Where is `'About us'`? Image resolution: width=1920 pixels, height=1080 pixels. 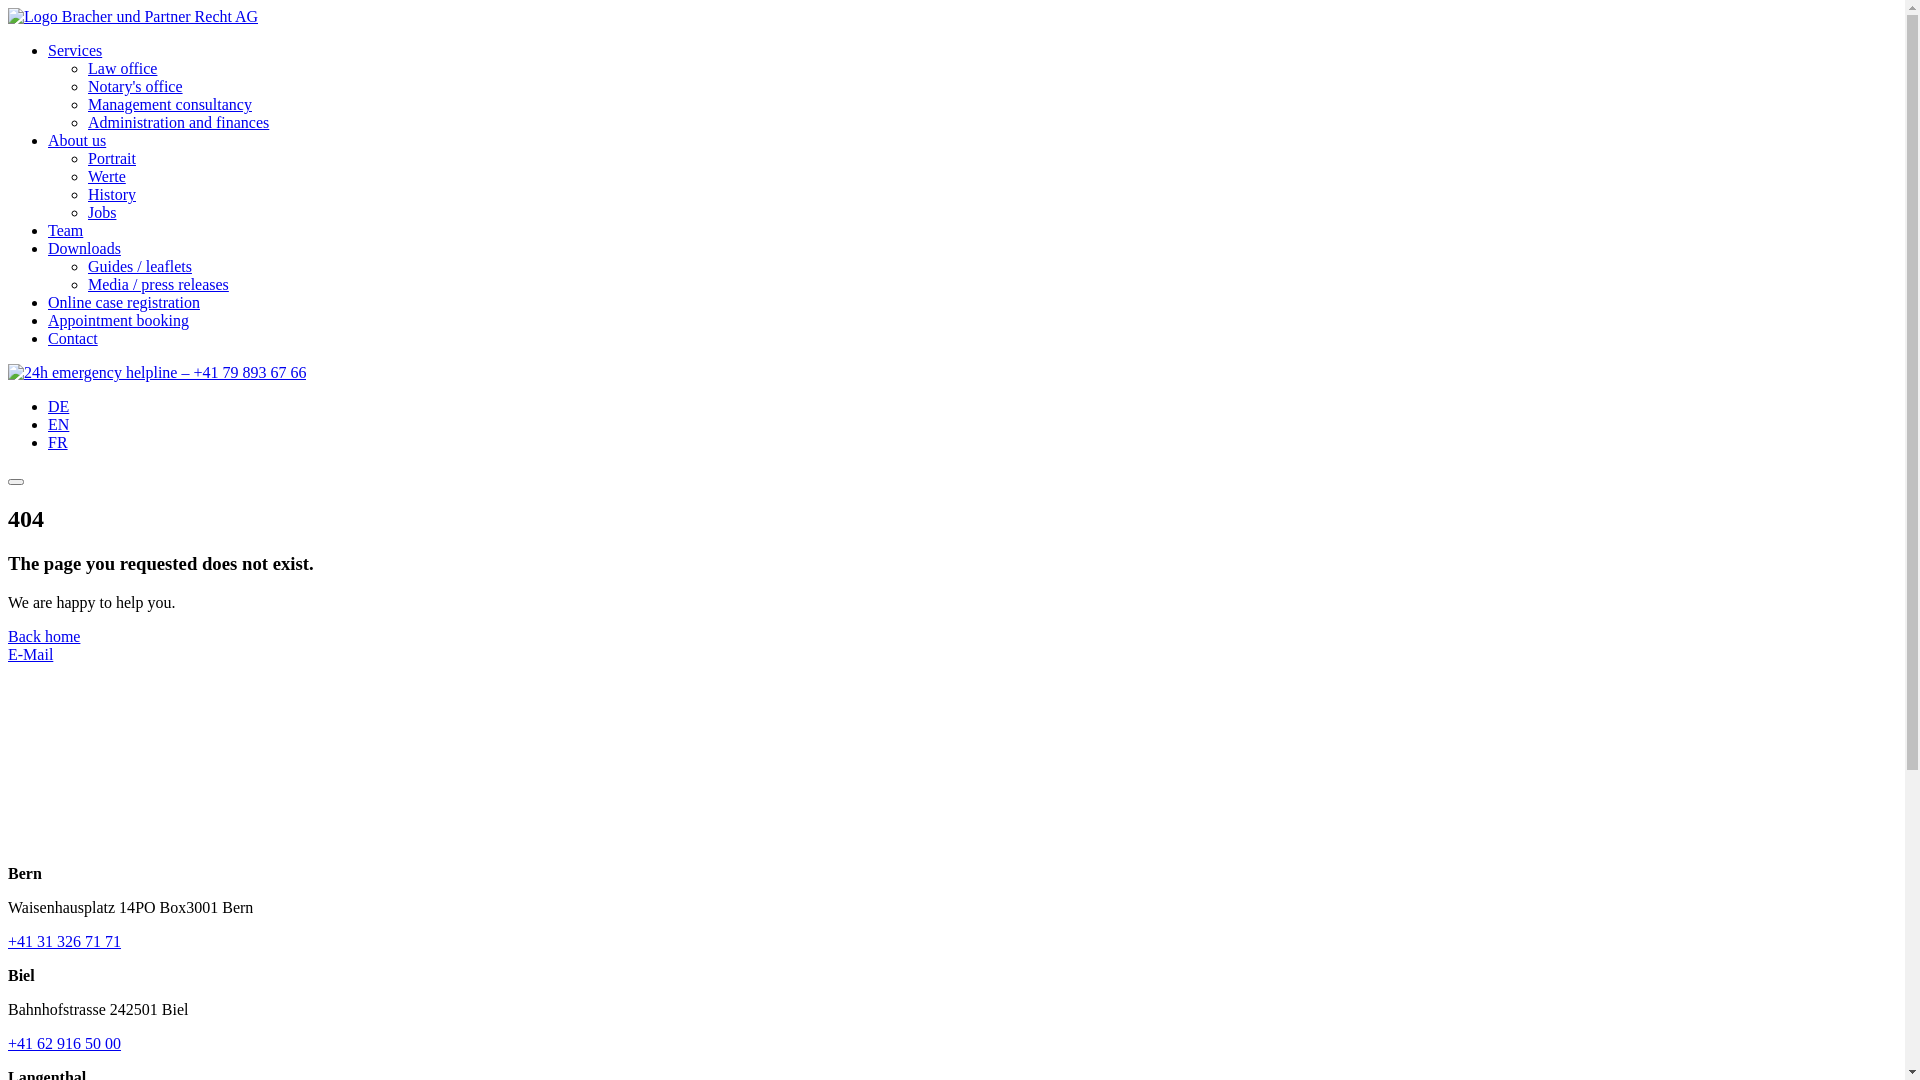 'About us' is located at coordinates (76, 139).